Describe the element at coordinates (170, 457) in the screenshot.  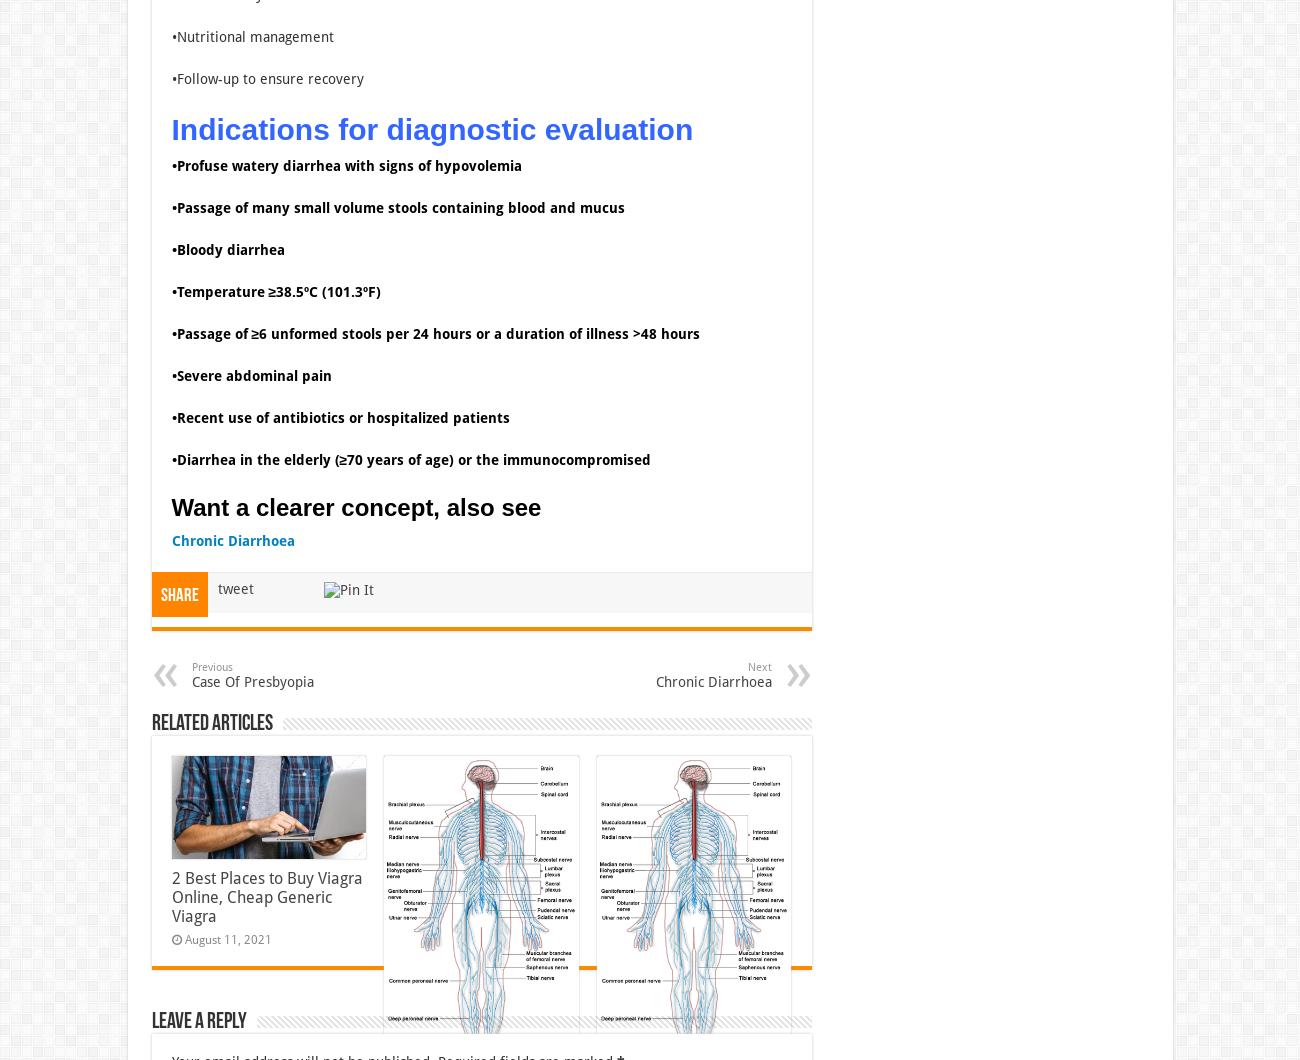
I see `'•Diarrhea in the elderly (≥70 years of age) or the immunocompromised'` at that location.